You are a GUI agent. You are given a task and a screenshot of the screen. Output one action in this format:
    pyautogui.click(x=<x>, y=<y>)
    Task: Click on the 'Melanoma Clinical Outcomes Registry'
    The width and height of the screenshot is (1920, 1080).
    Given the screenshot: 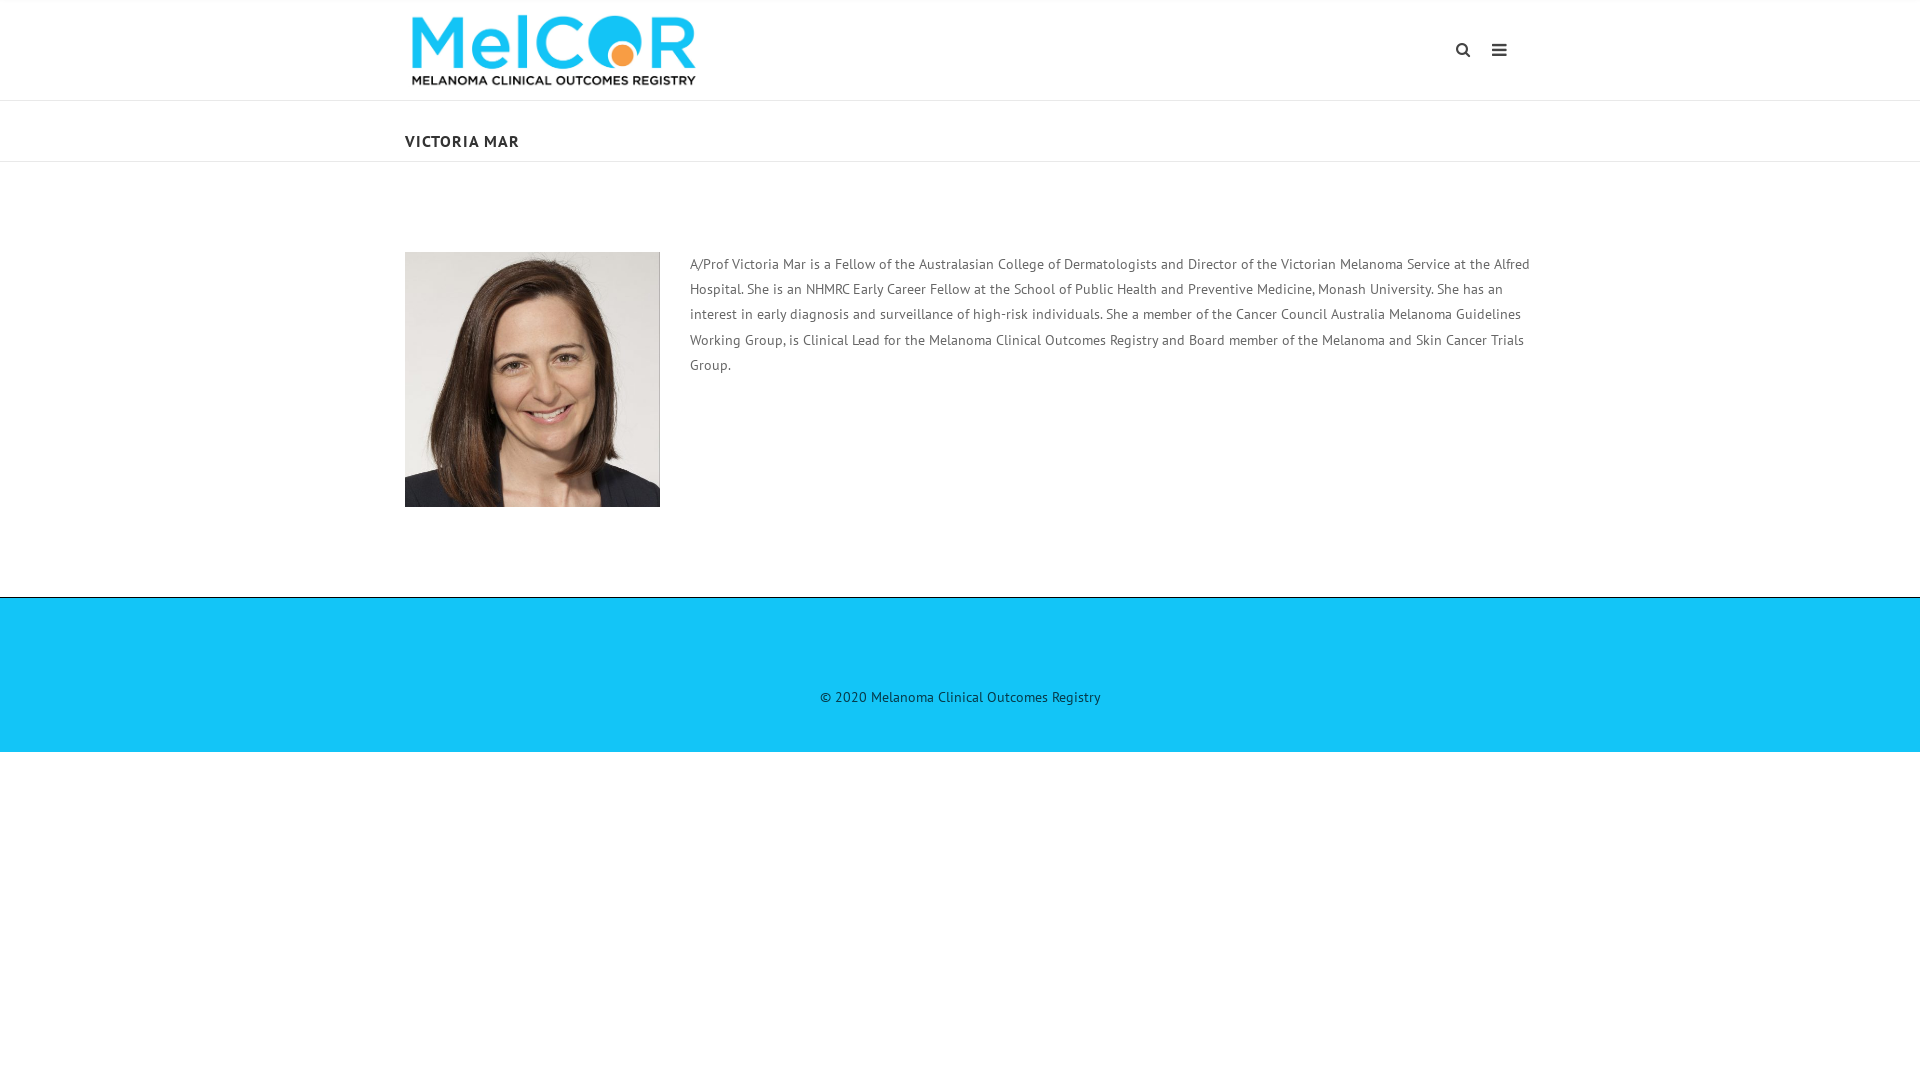 What is the action you would take?
    pyautogui.click(x=553, y=48)
    